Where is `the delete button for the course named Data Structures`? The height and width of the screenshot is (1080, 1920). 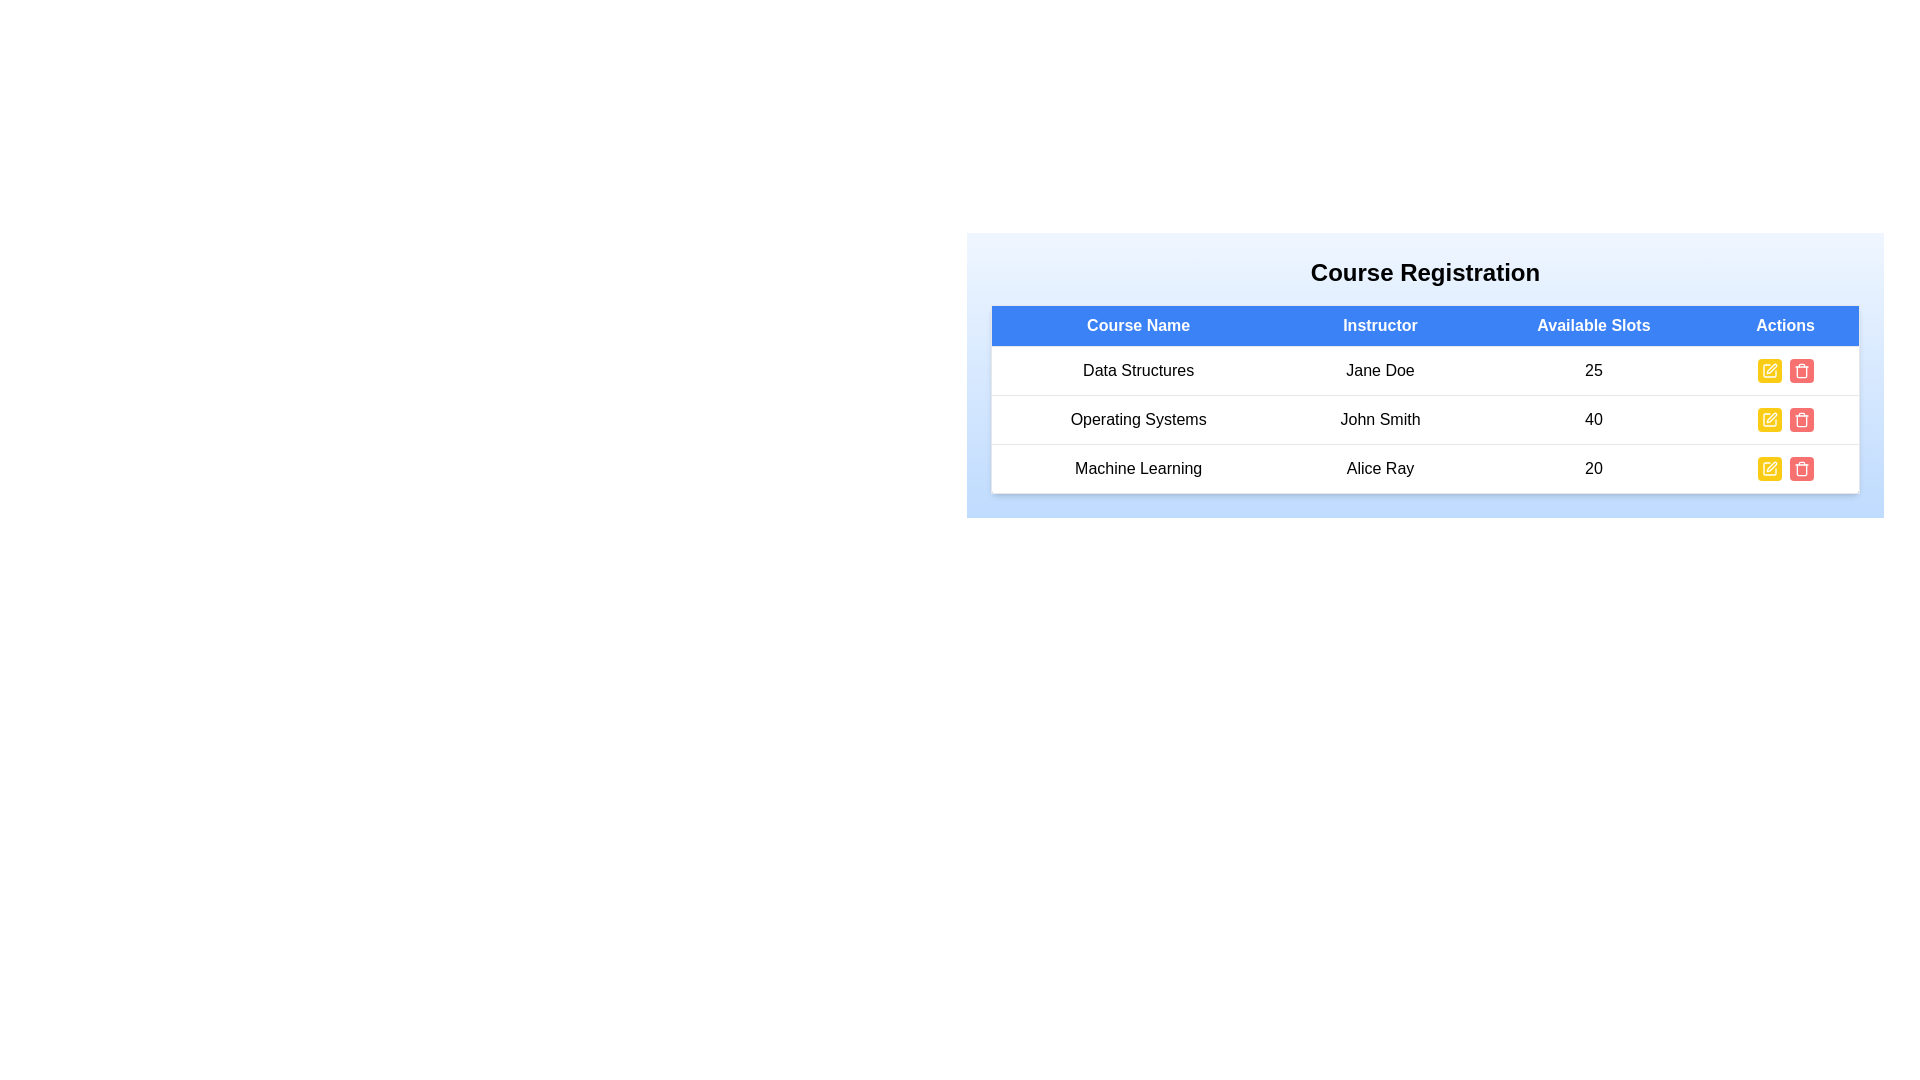
the delete button for the course named Data Structures is located at coordinates (1801, 370).